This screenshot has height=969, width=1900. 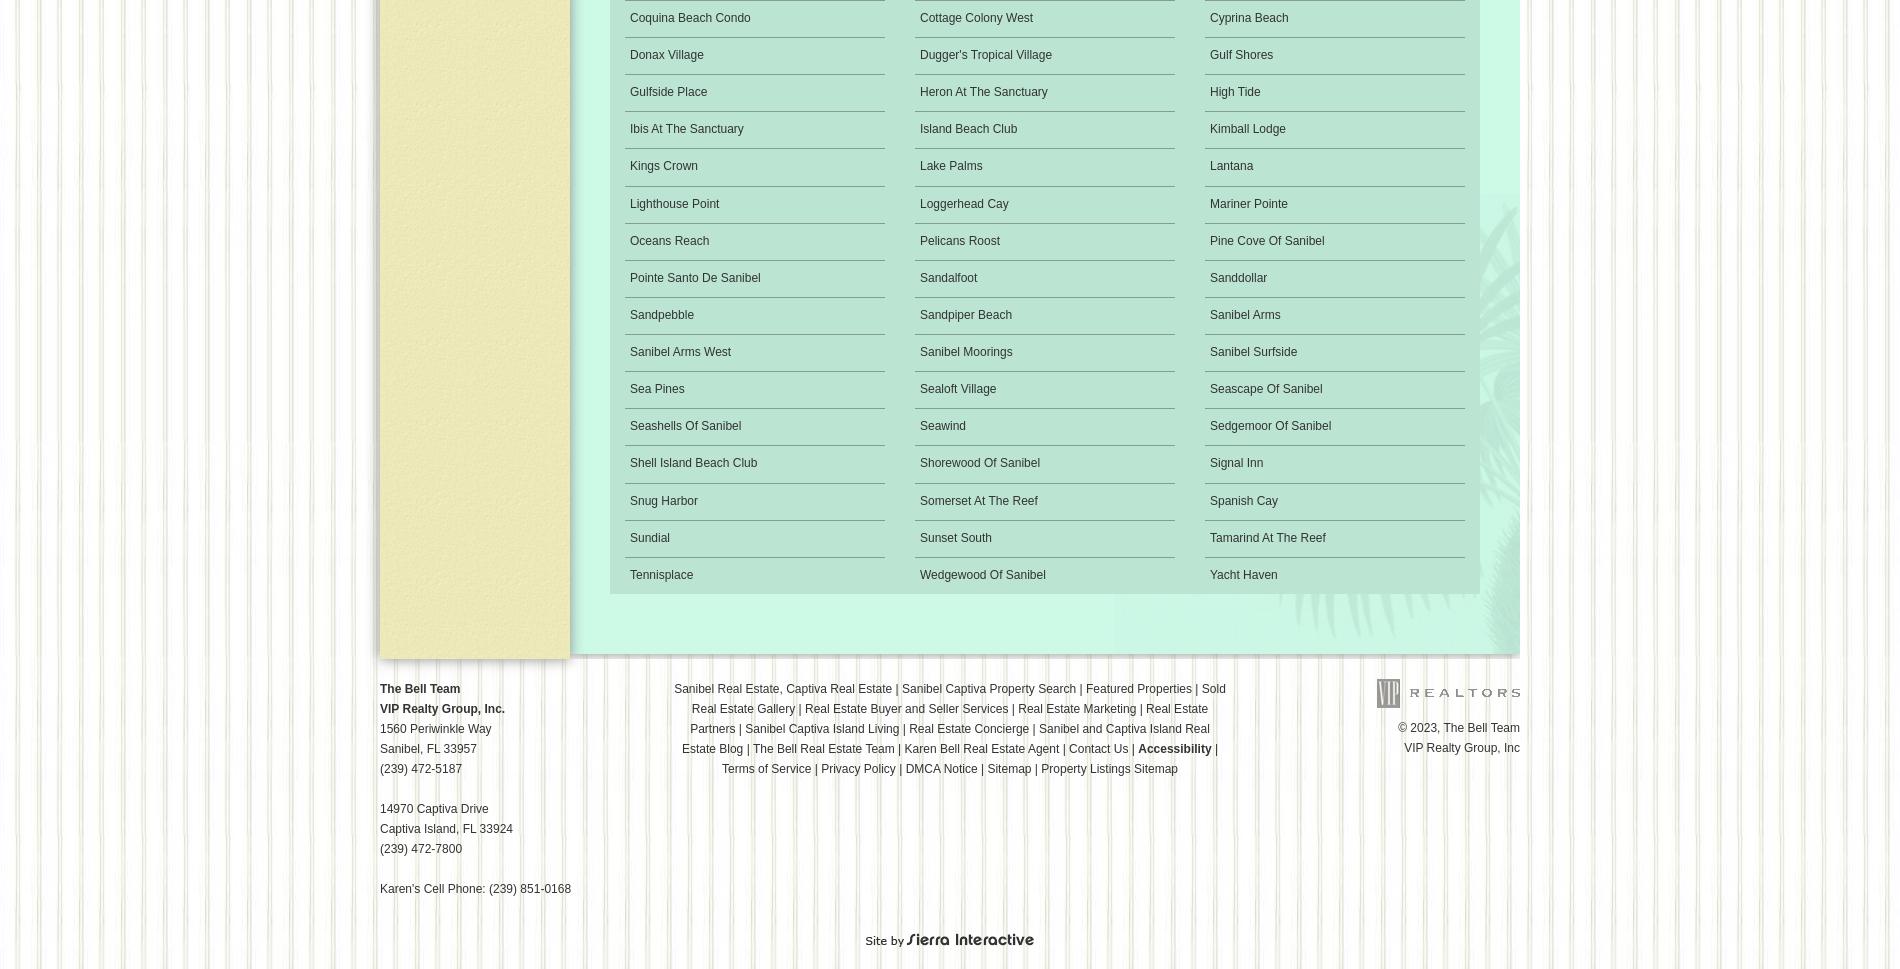 What do you see at coordinates (981, 573) in the screenshot?
I see `'Wedgewood Of Sanibel'` at bounding box center [981, 573].